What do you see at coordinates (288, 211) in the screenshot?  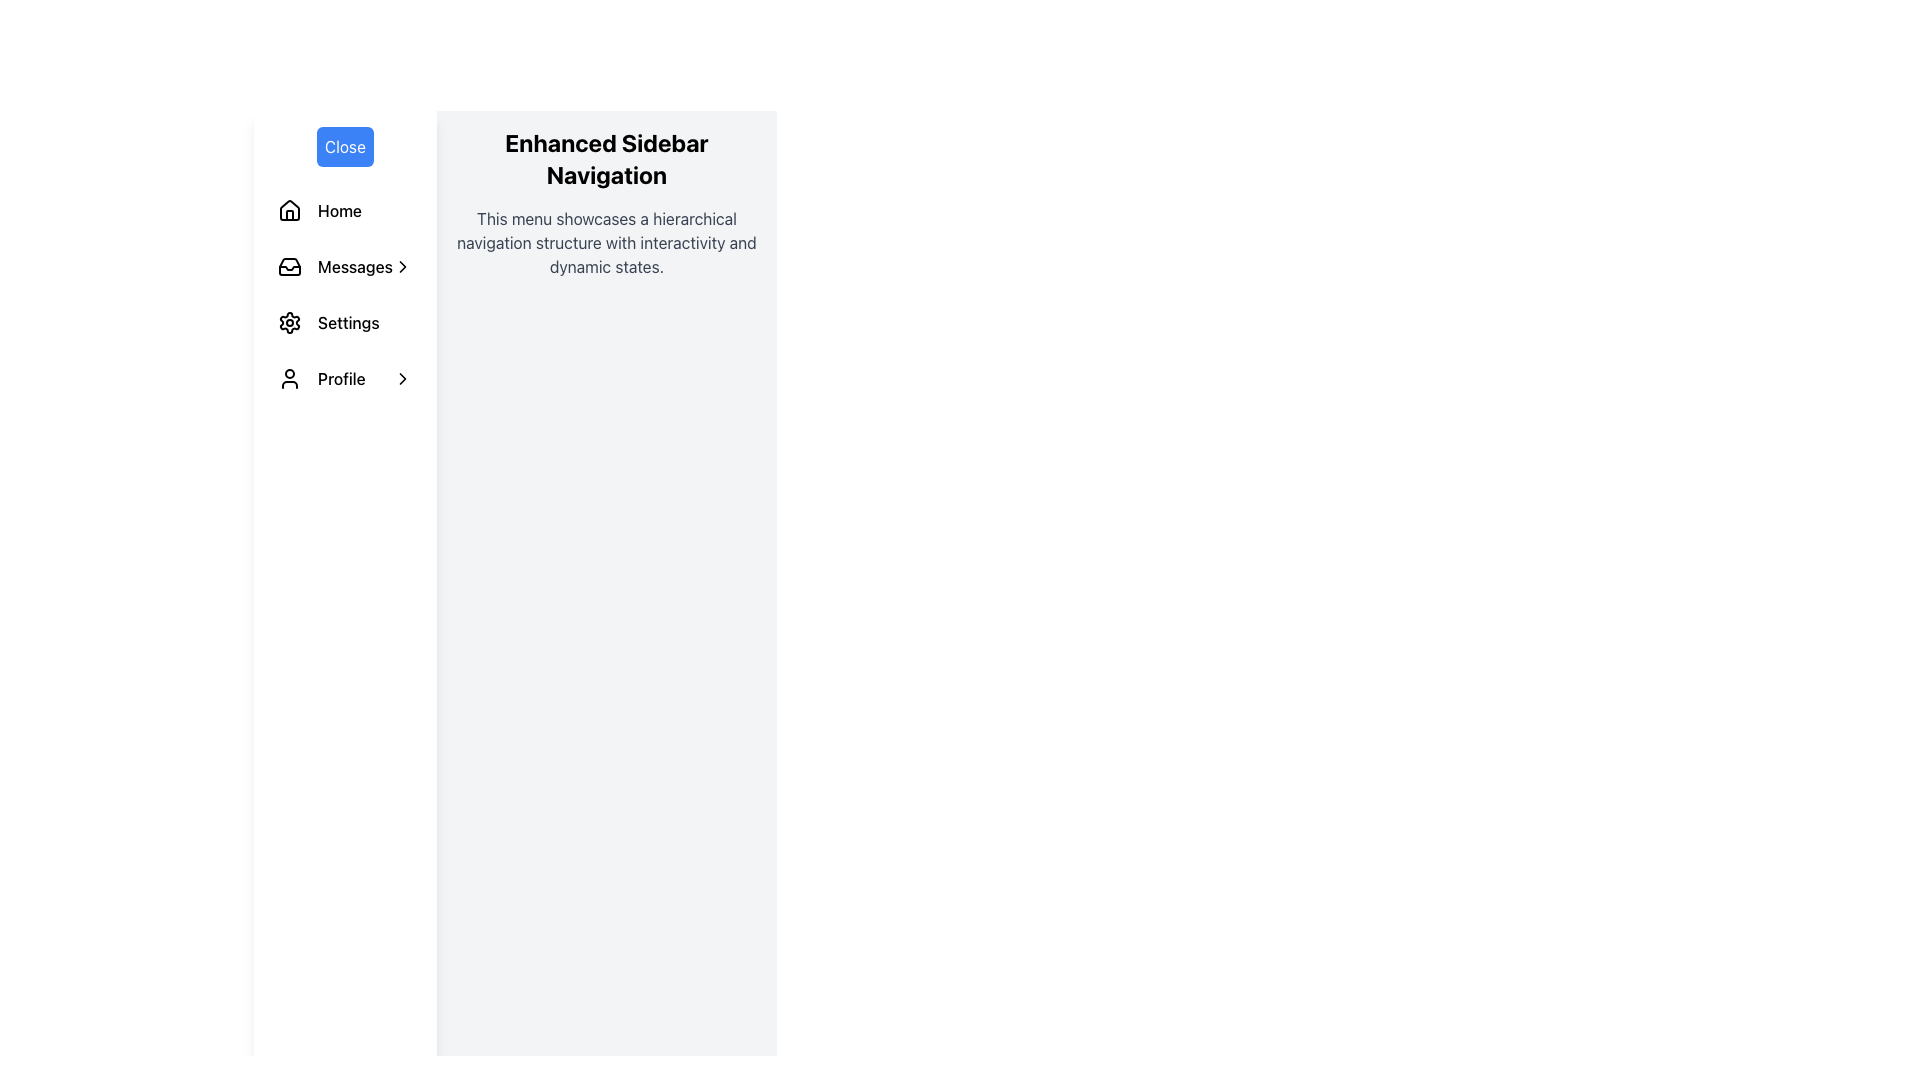 I see `the small home icon located in the first item of the vertical navigation sidebar, positioned to the left of the 'Home' text label` at bounding box center [288, 211].